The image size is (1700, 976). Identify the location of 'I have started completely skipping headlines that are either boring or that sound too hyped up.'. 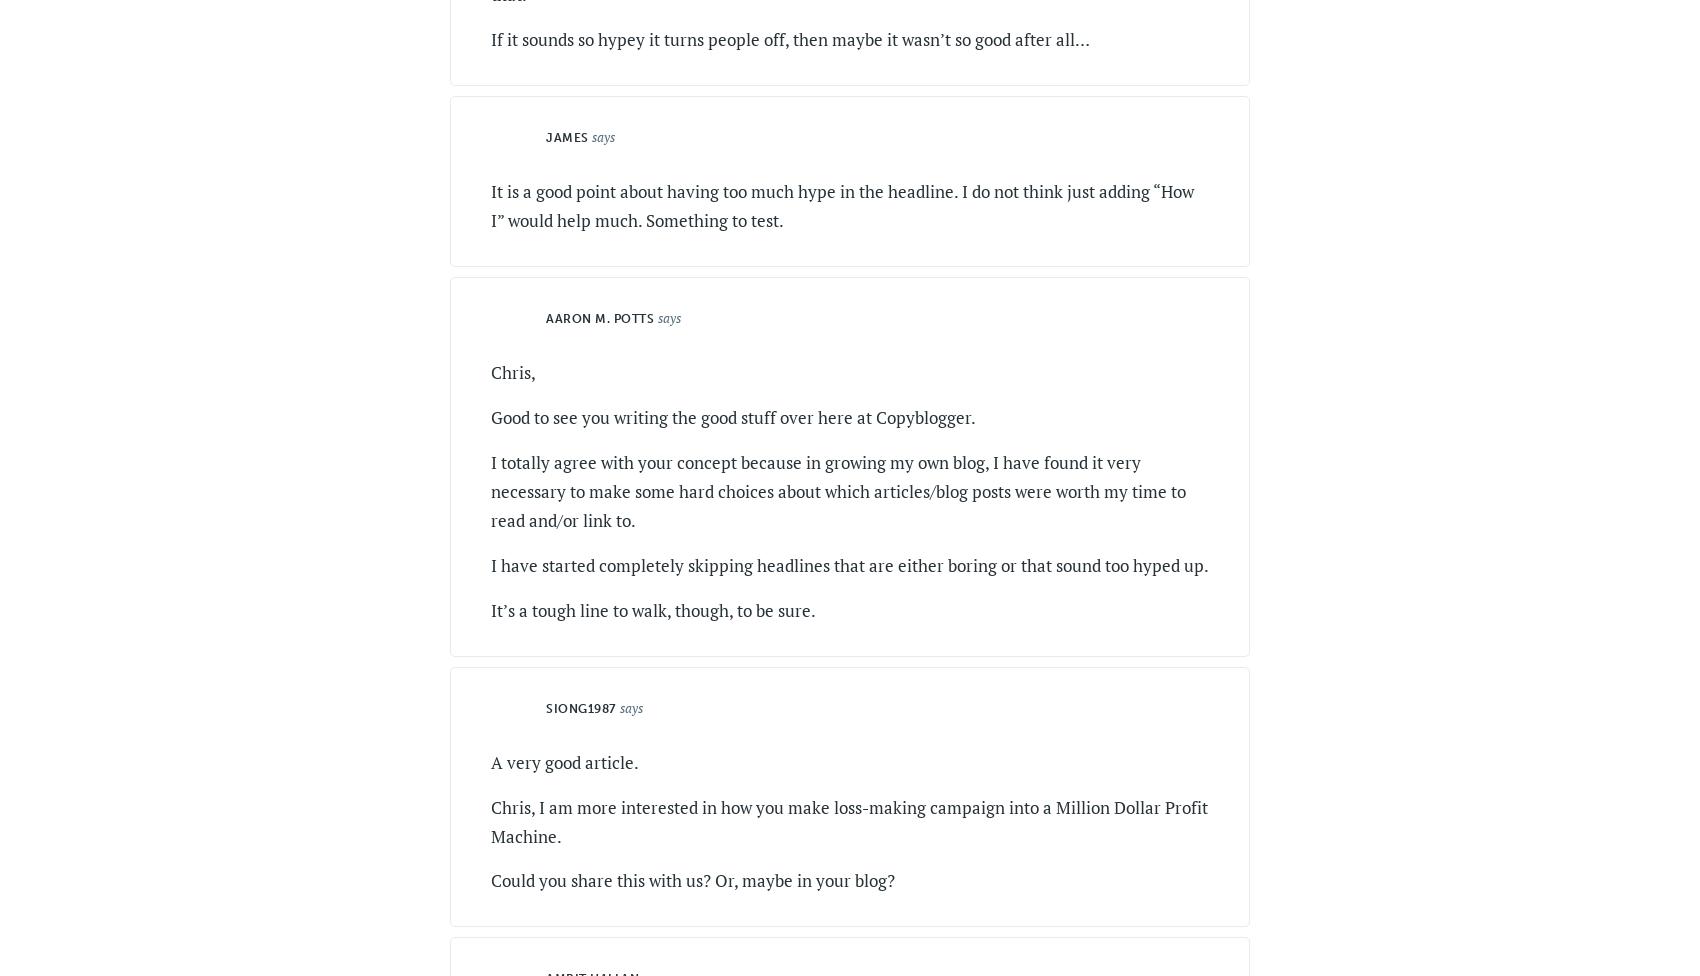
(490, 564).